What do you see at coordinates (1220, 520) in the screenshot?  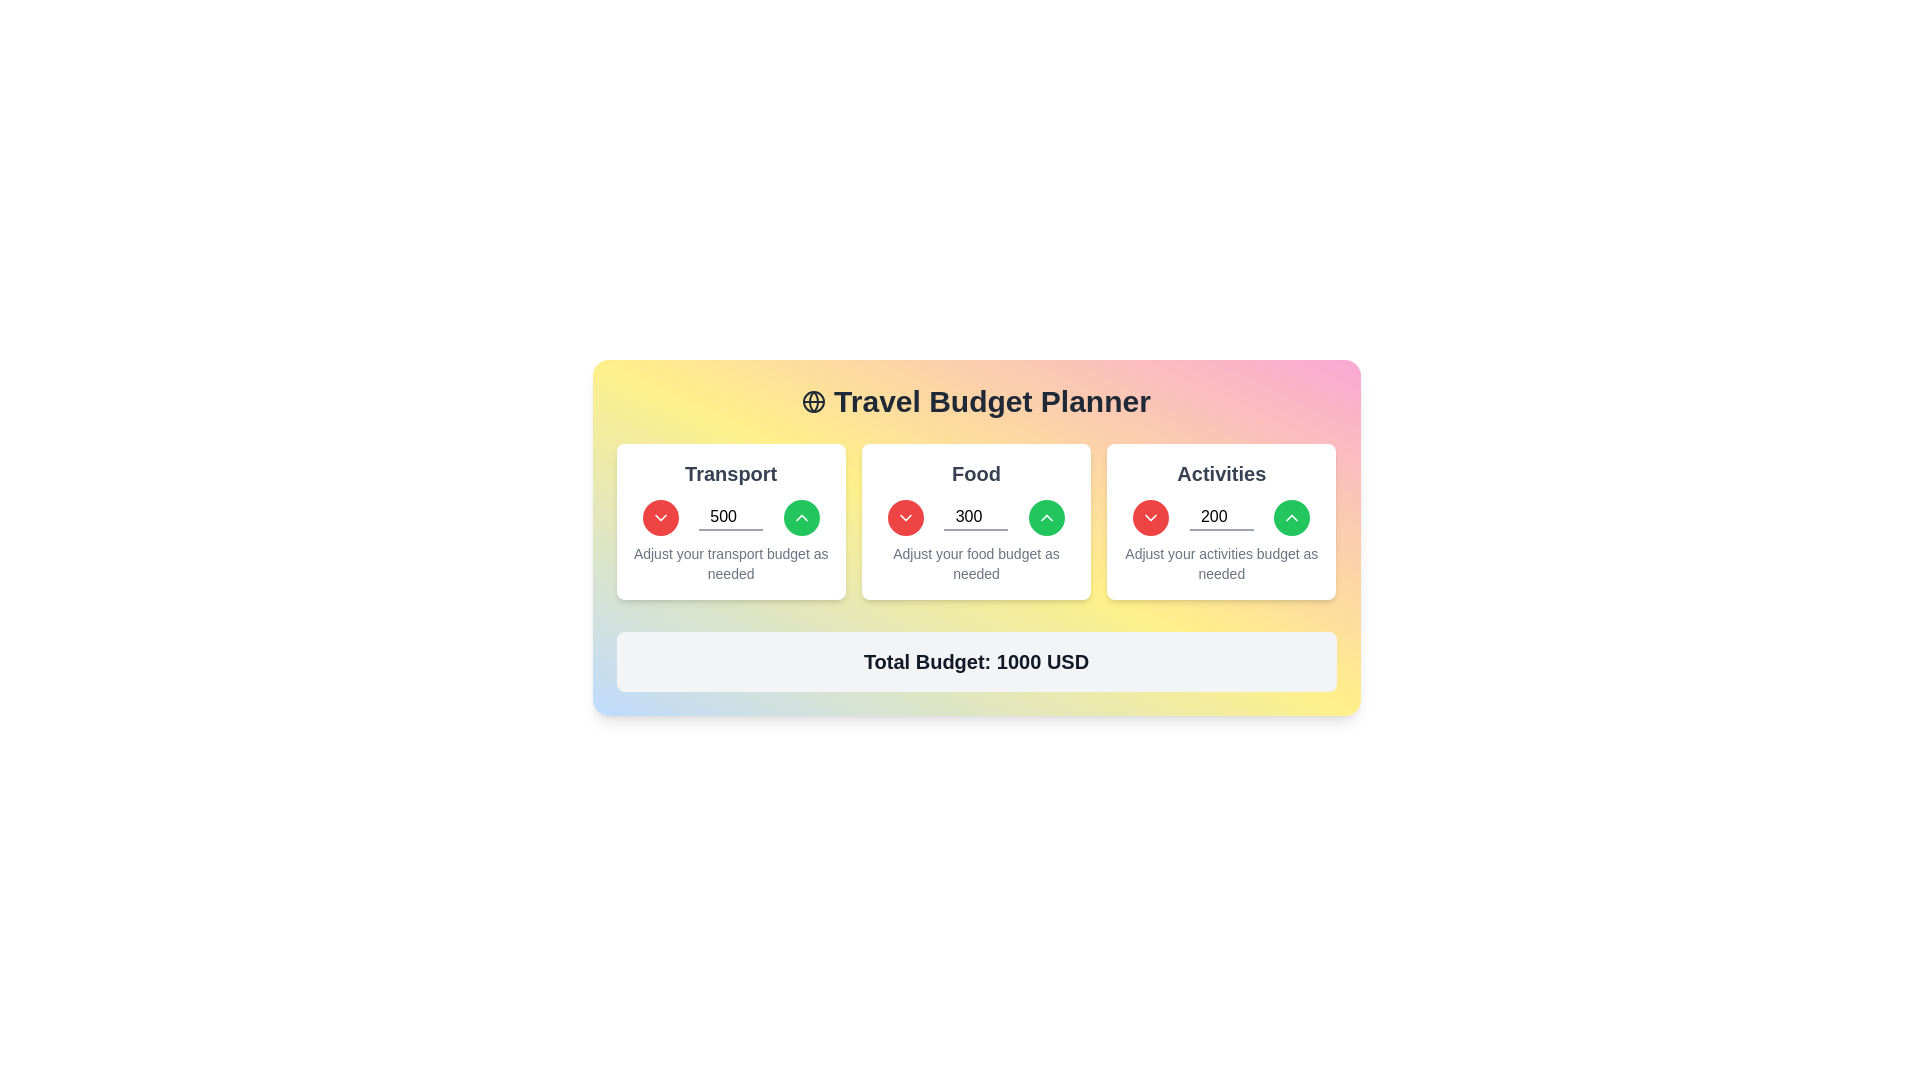 I see `the interactive buttons of the budget adjustment element, which is the rightmost section in a grid layout, for visual feedback` at bounding box center [1220, 520].